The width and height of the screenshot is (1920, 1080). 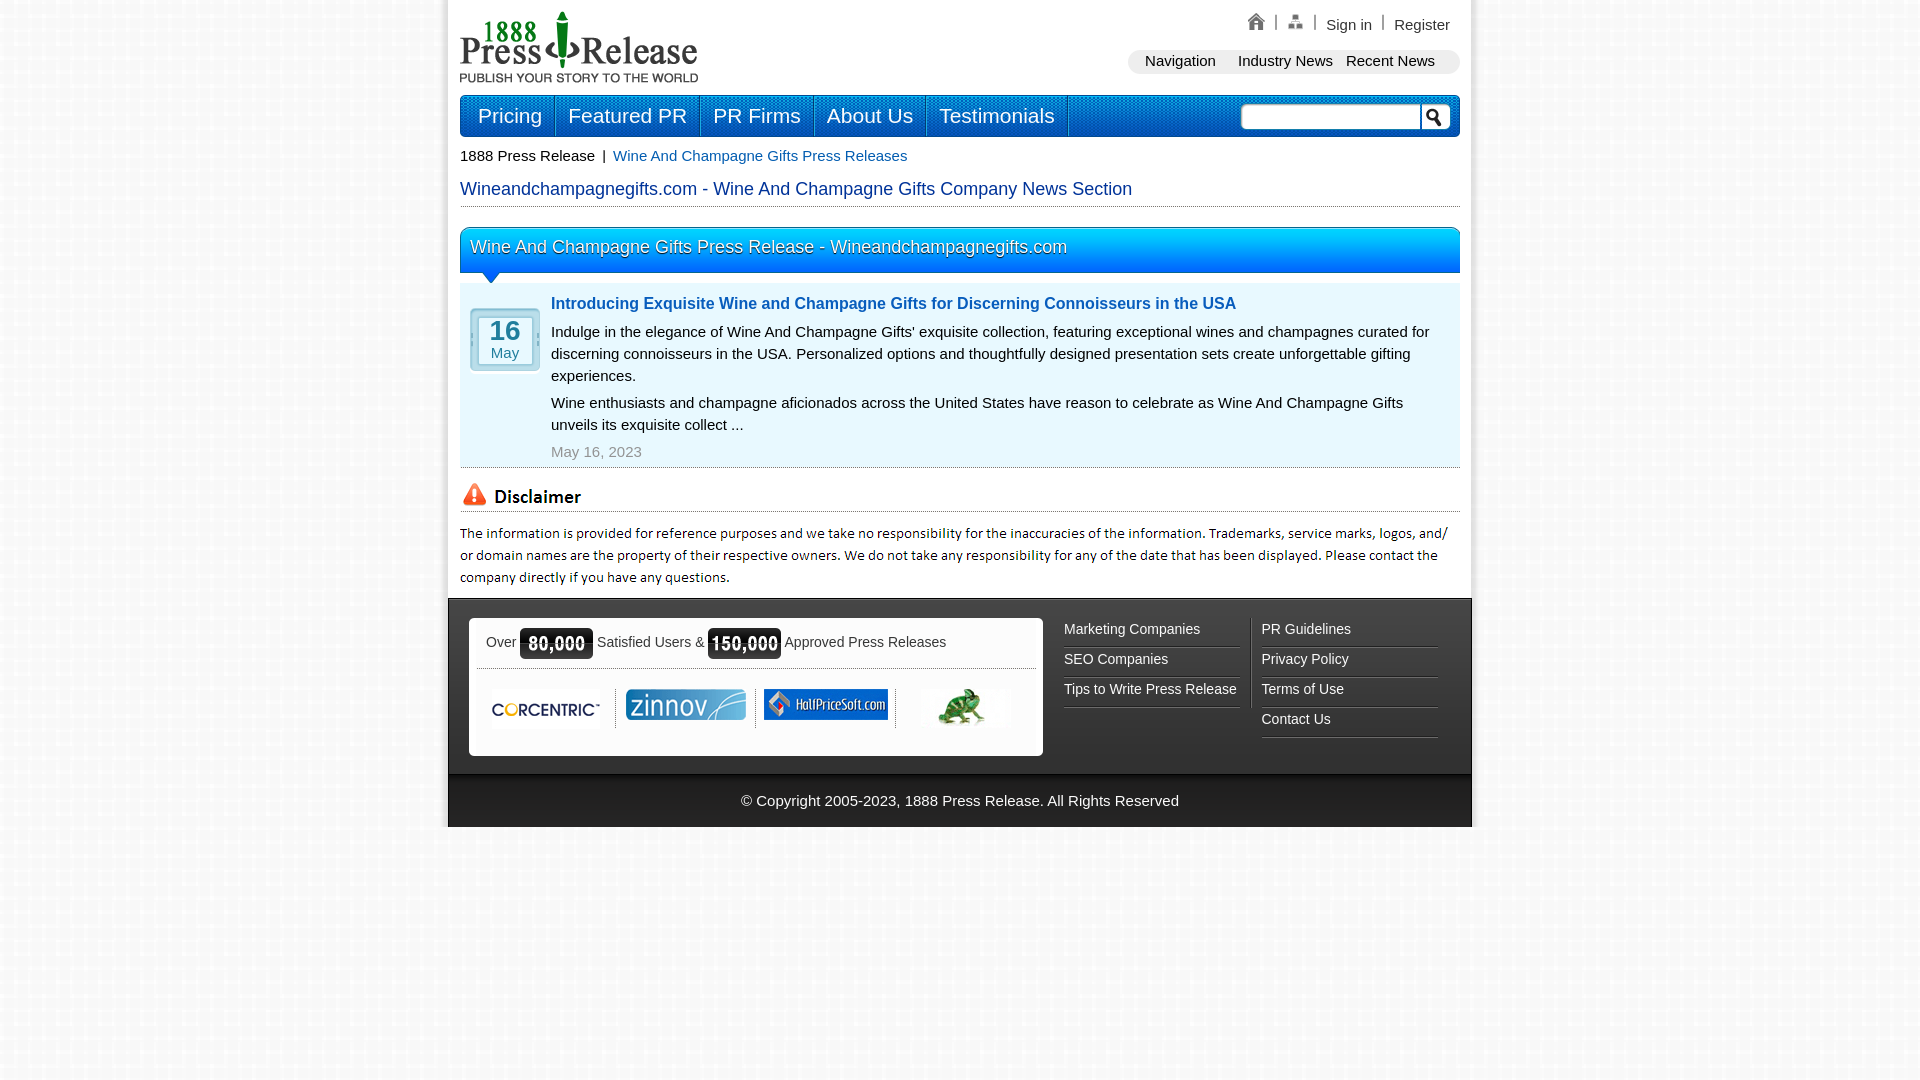 I want to click on 'PR Guidelines', so click(x=1349, y=632).